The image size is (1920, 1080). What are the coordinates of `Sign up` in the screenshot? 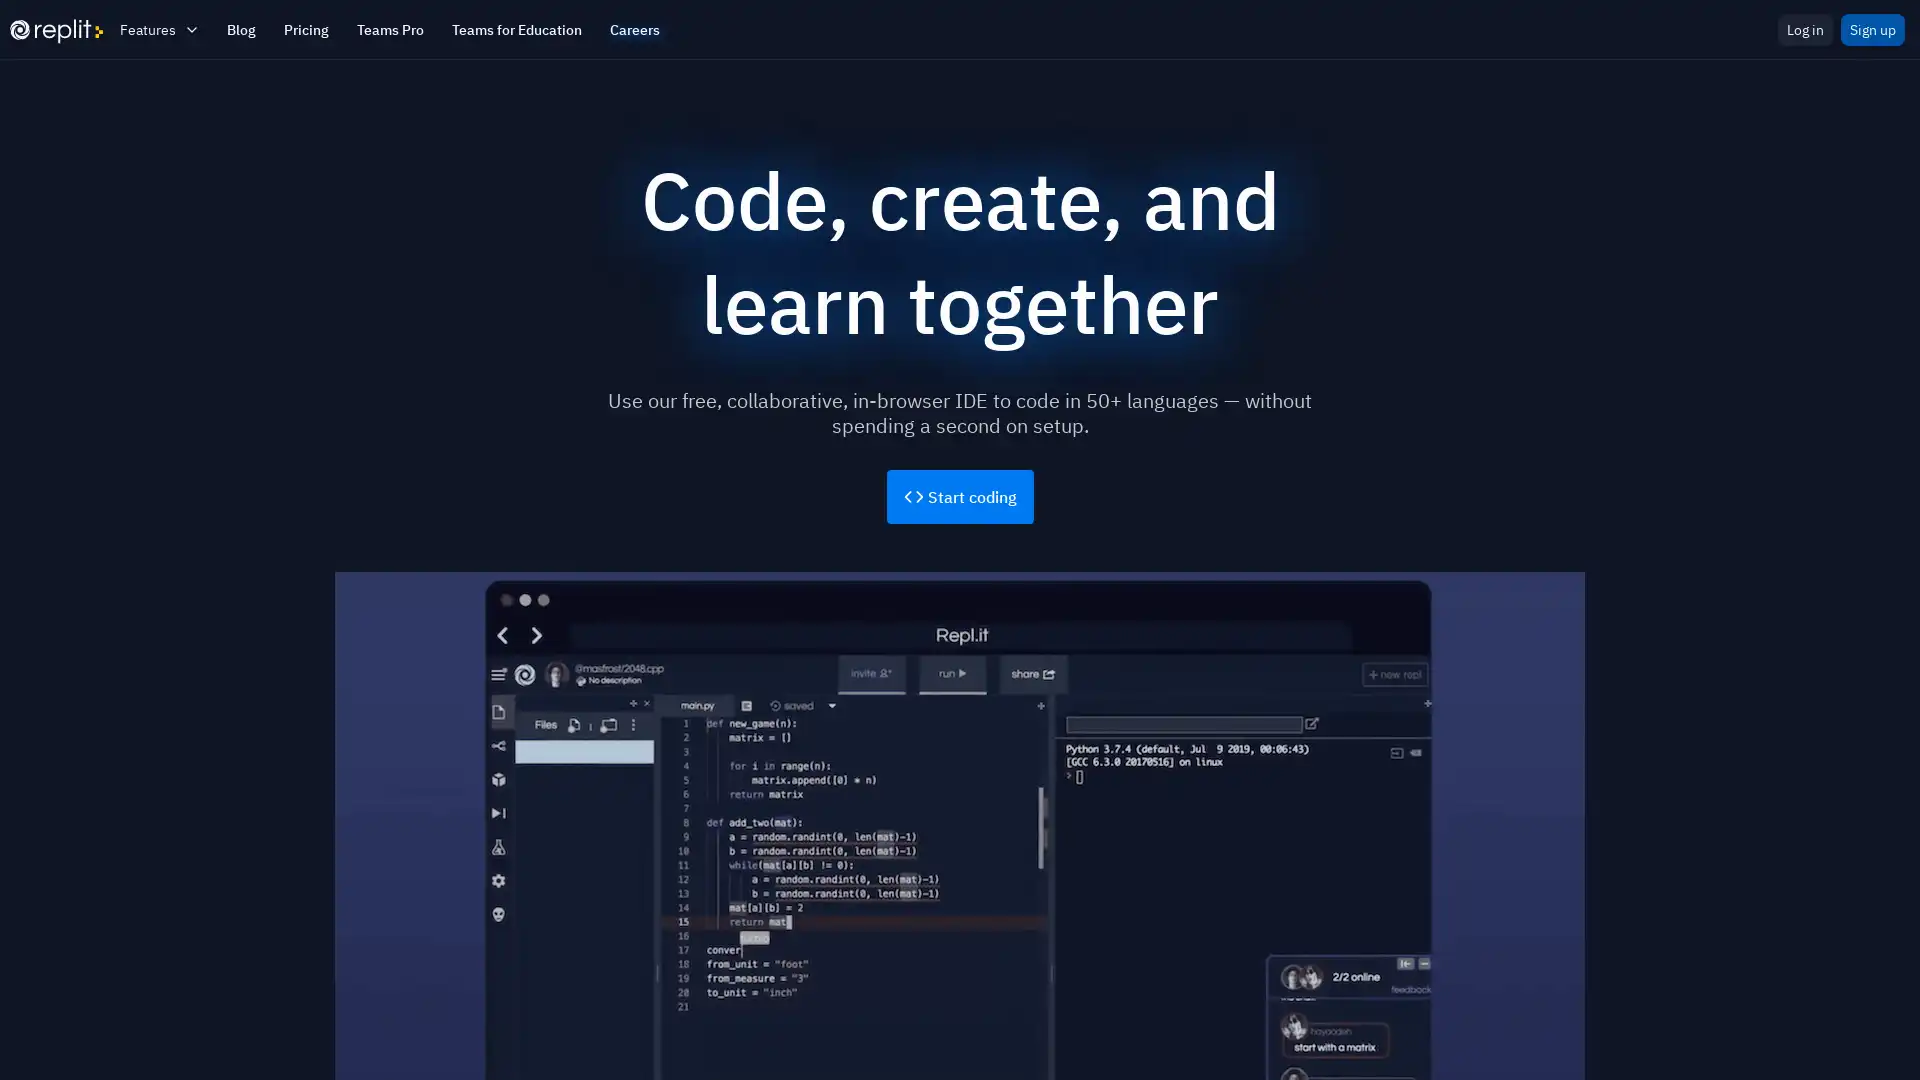 It's located at (1871, 30).